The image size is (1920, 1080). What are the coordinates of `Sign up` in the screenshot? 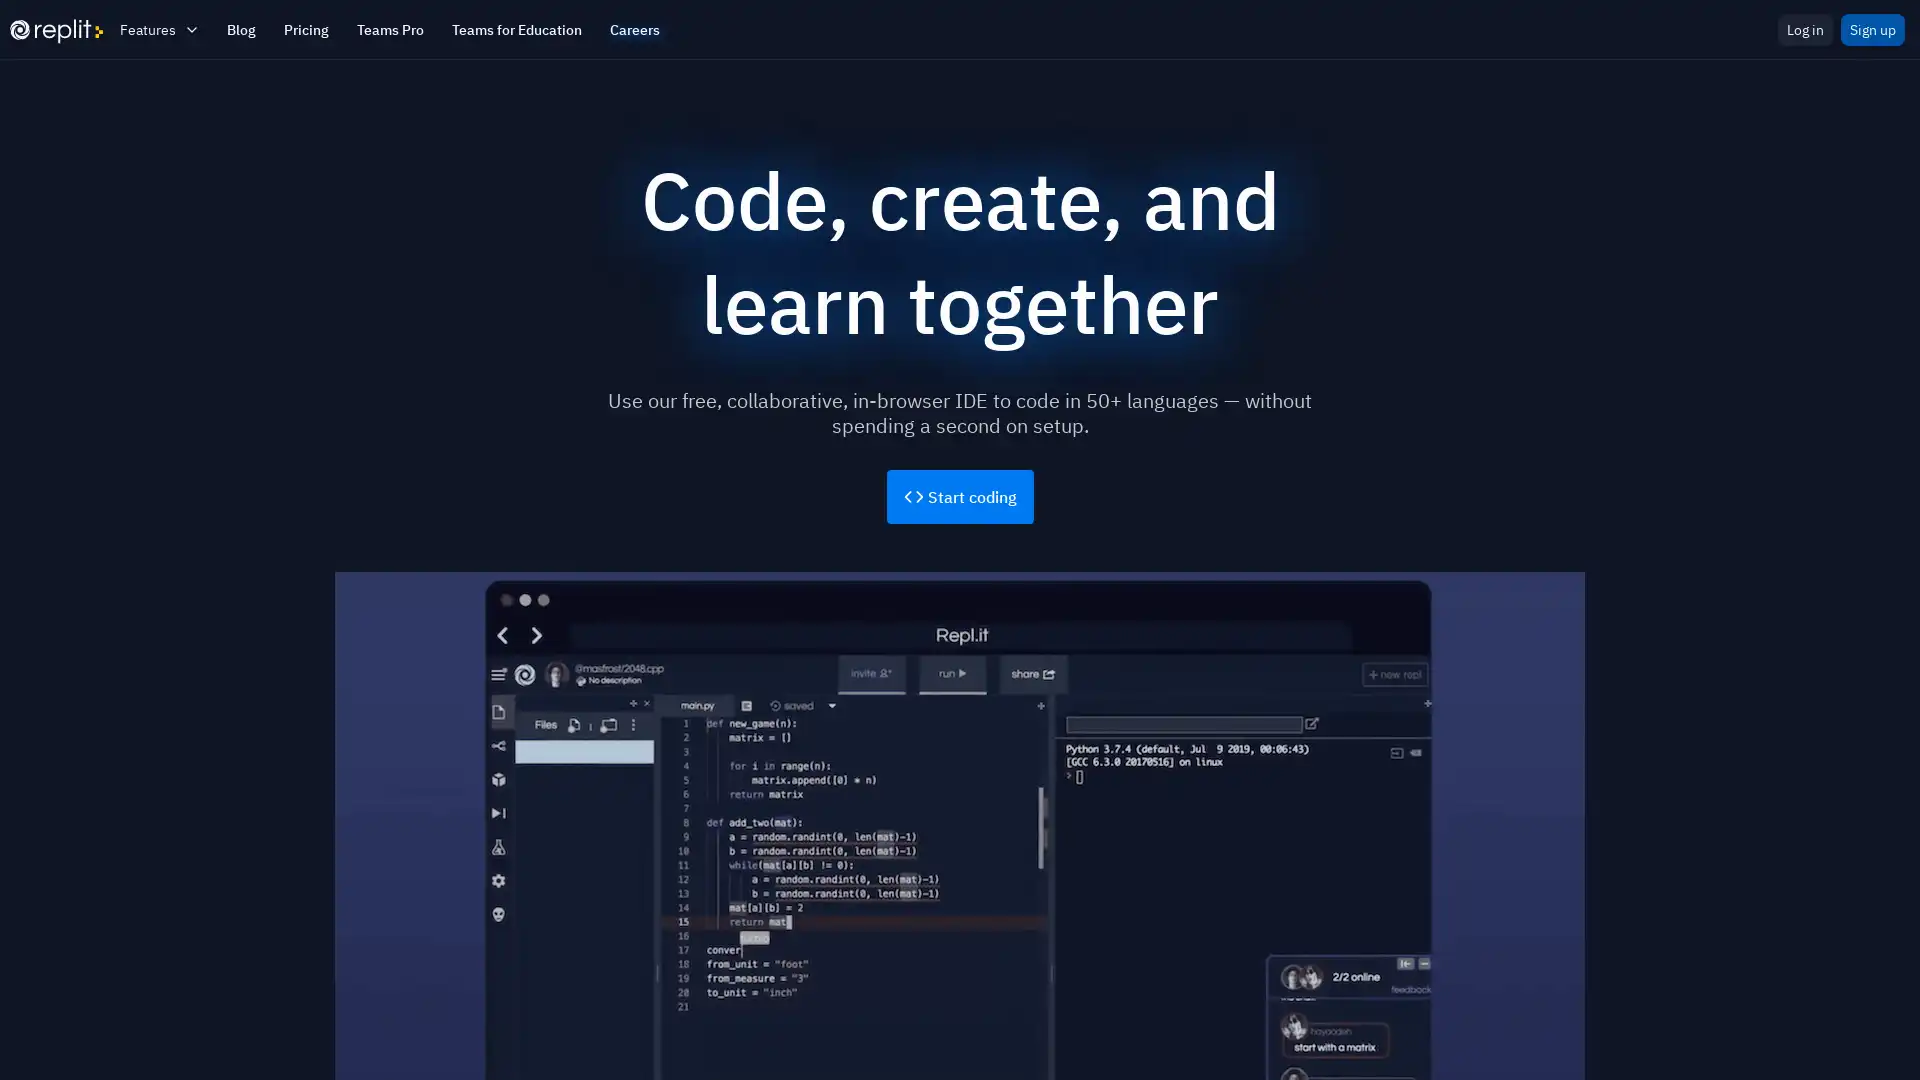 It's located at (1871, 30).